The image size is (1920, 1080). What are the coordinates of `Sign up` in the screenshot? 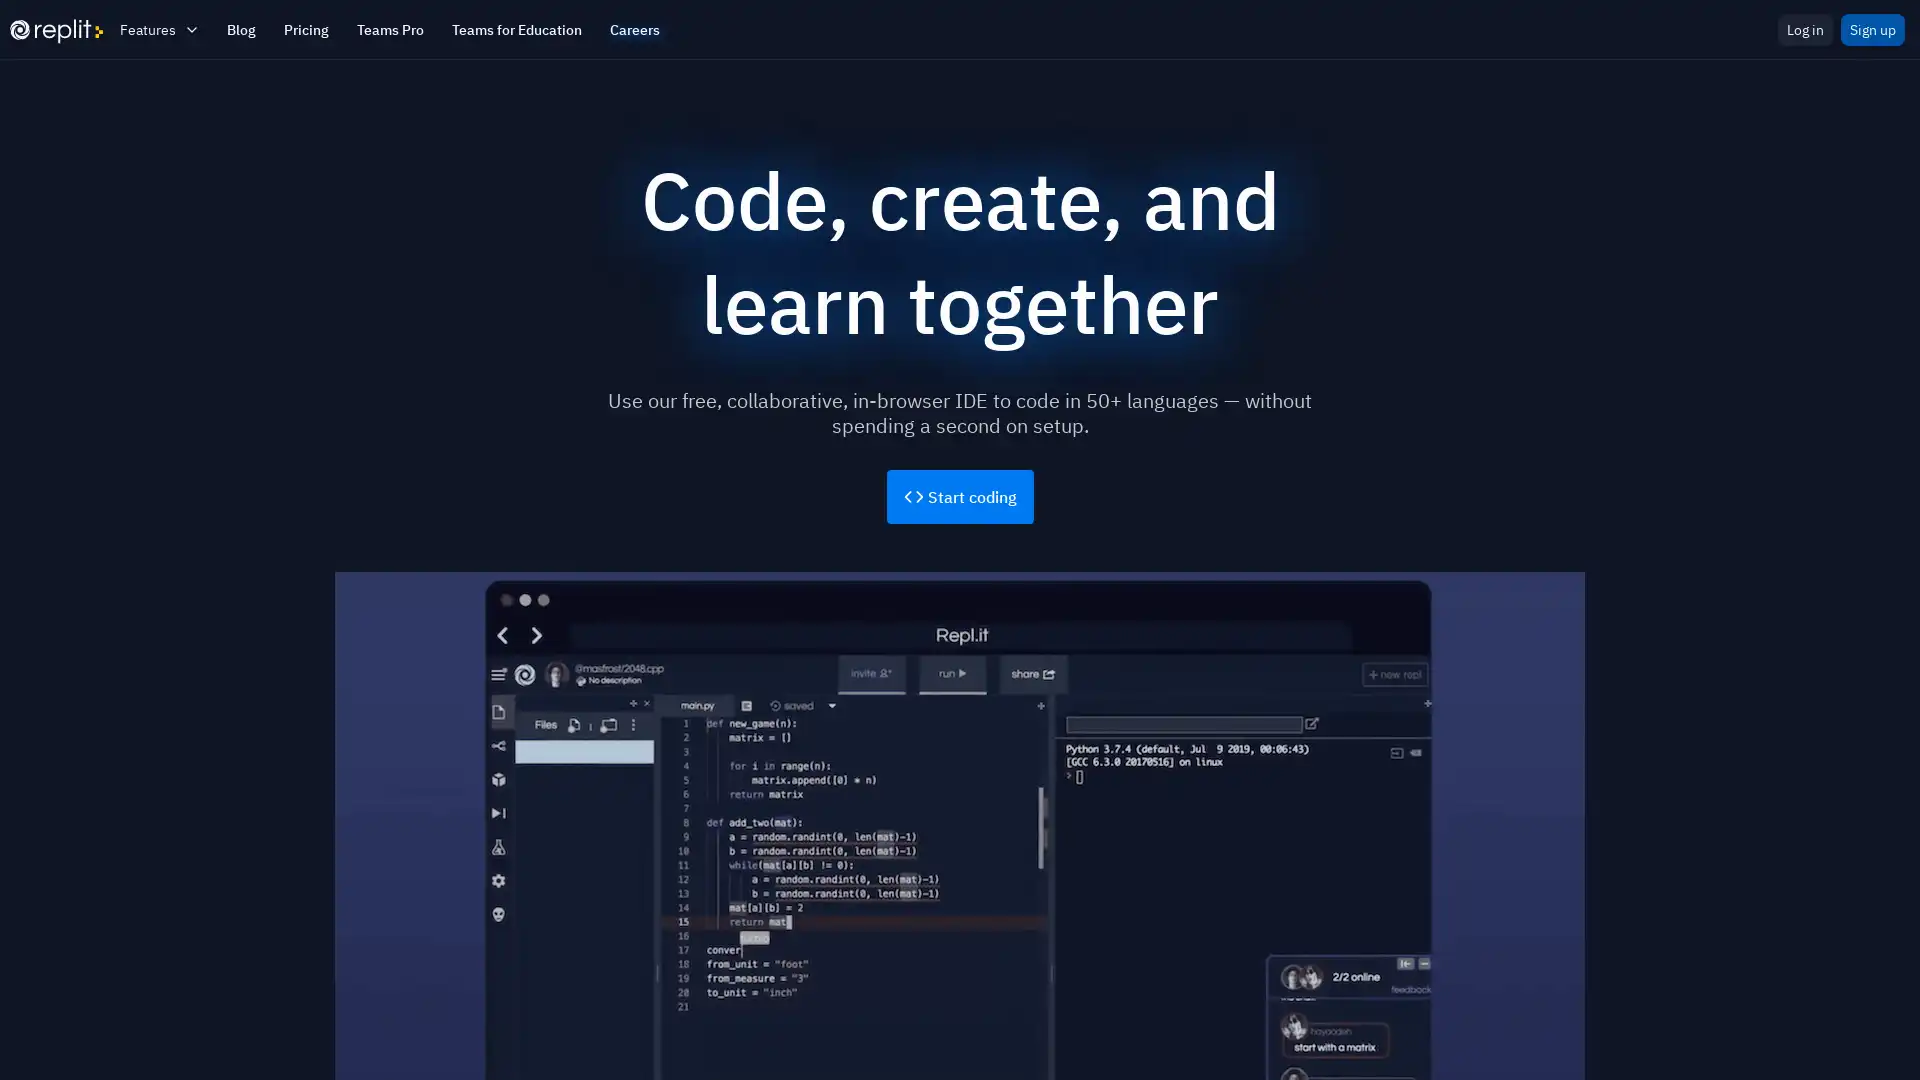 It's located at (1871, 30).